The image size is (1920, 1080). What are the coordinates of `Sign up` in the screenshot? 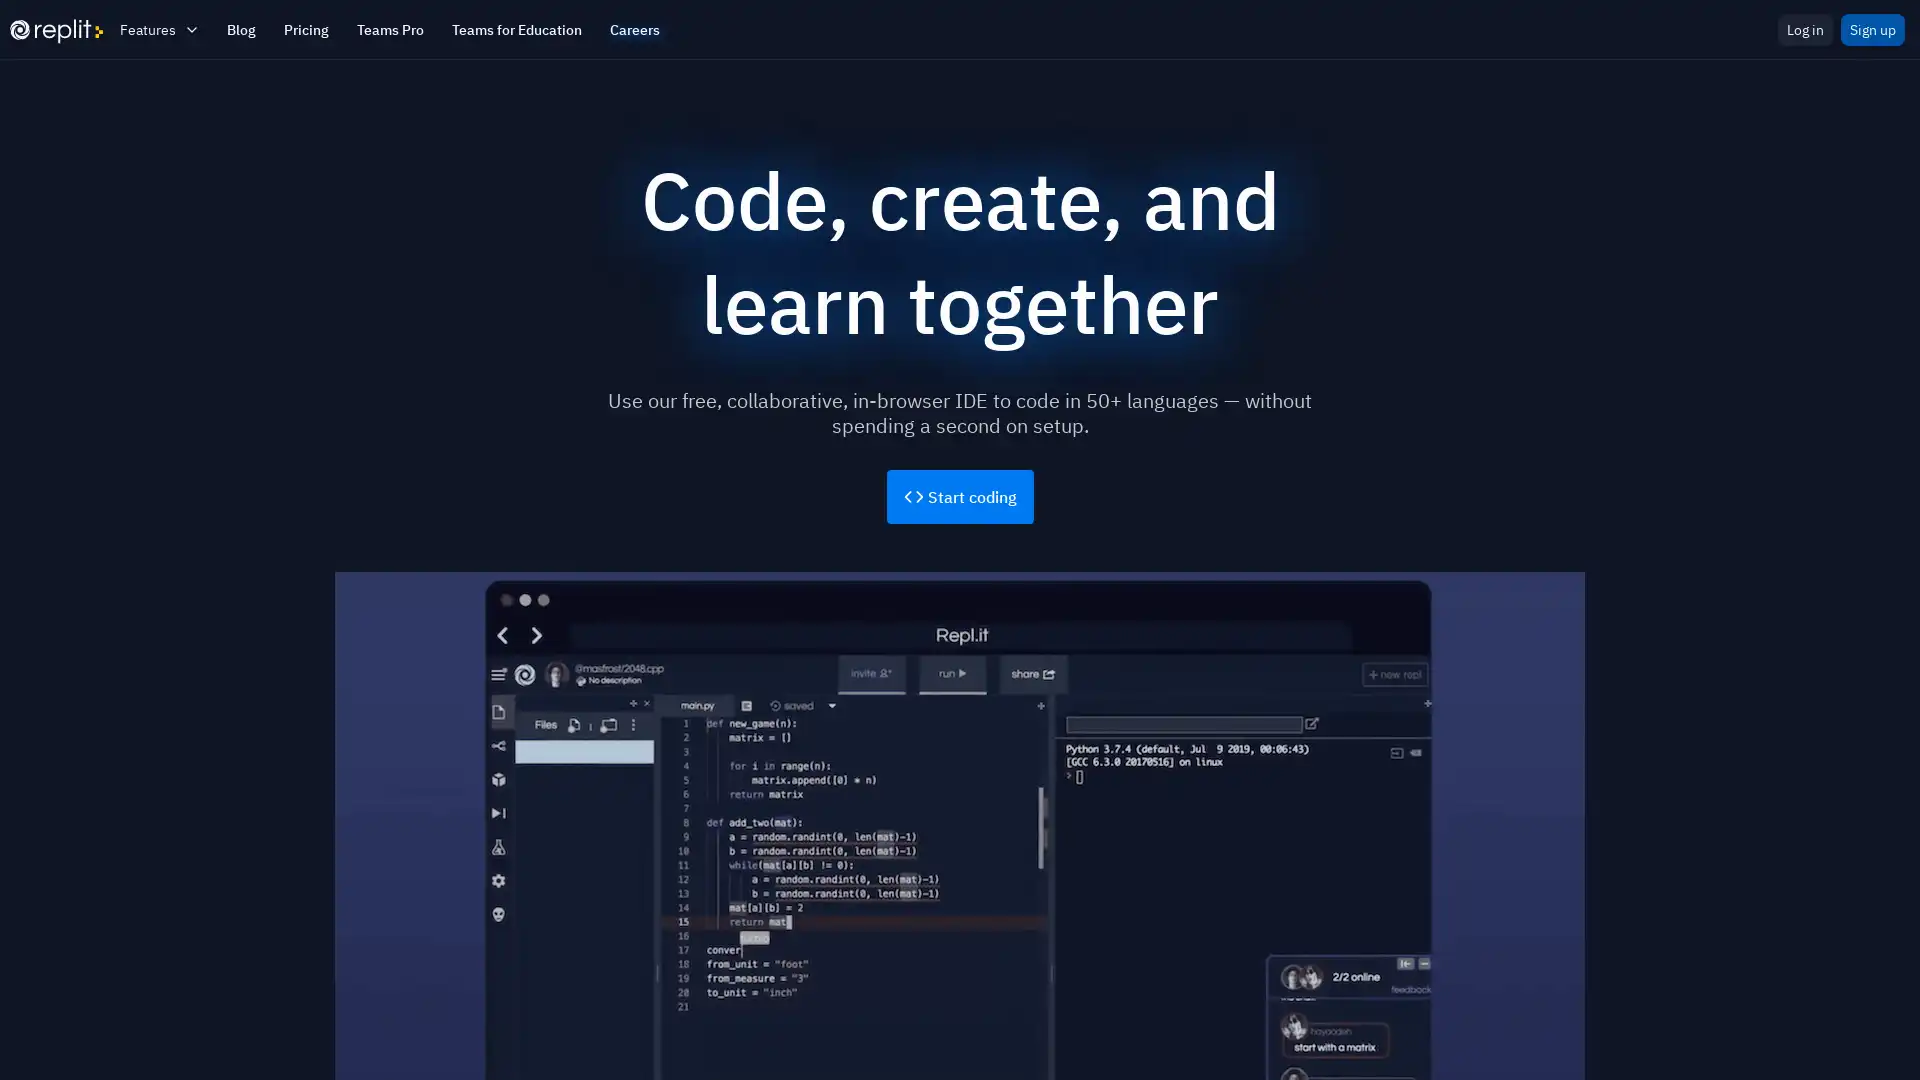 It's located at (1871, 30).